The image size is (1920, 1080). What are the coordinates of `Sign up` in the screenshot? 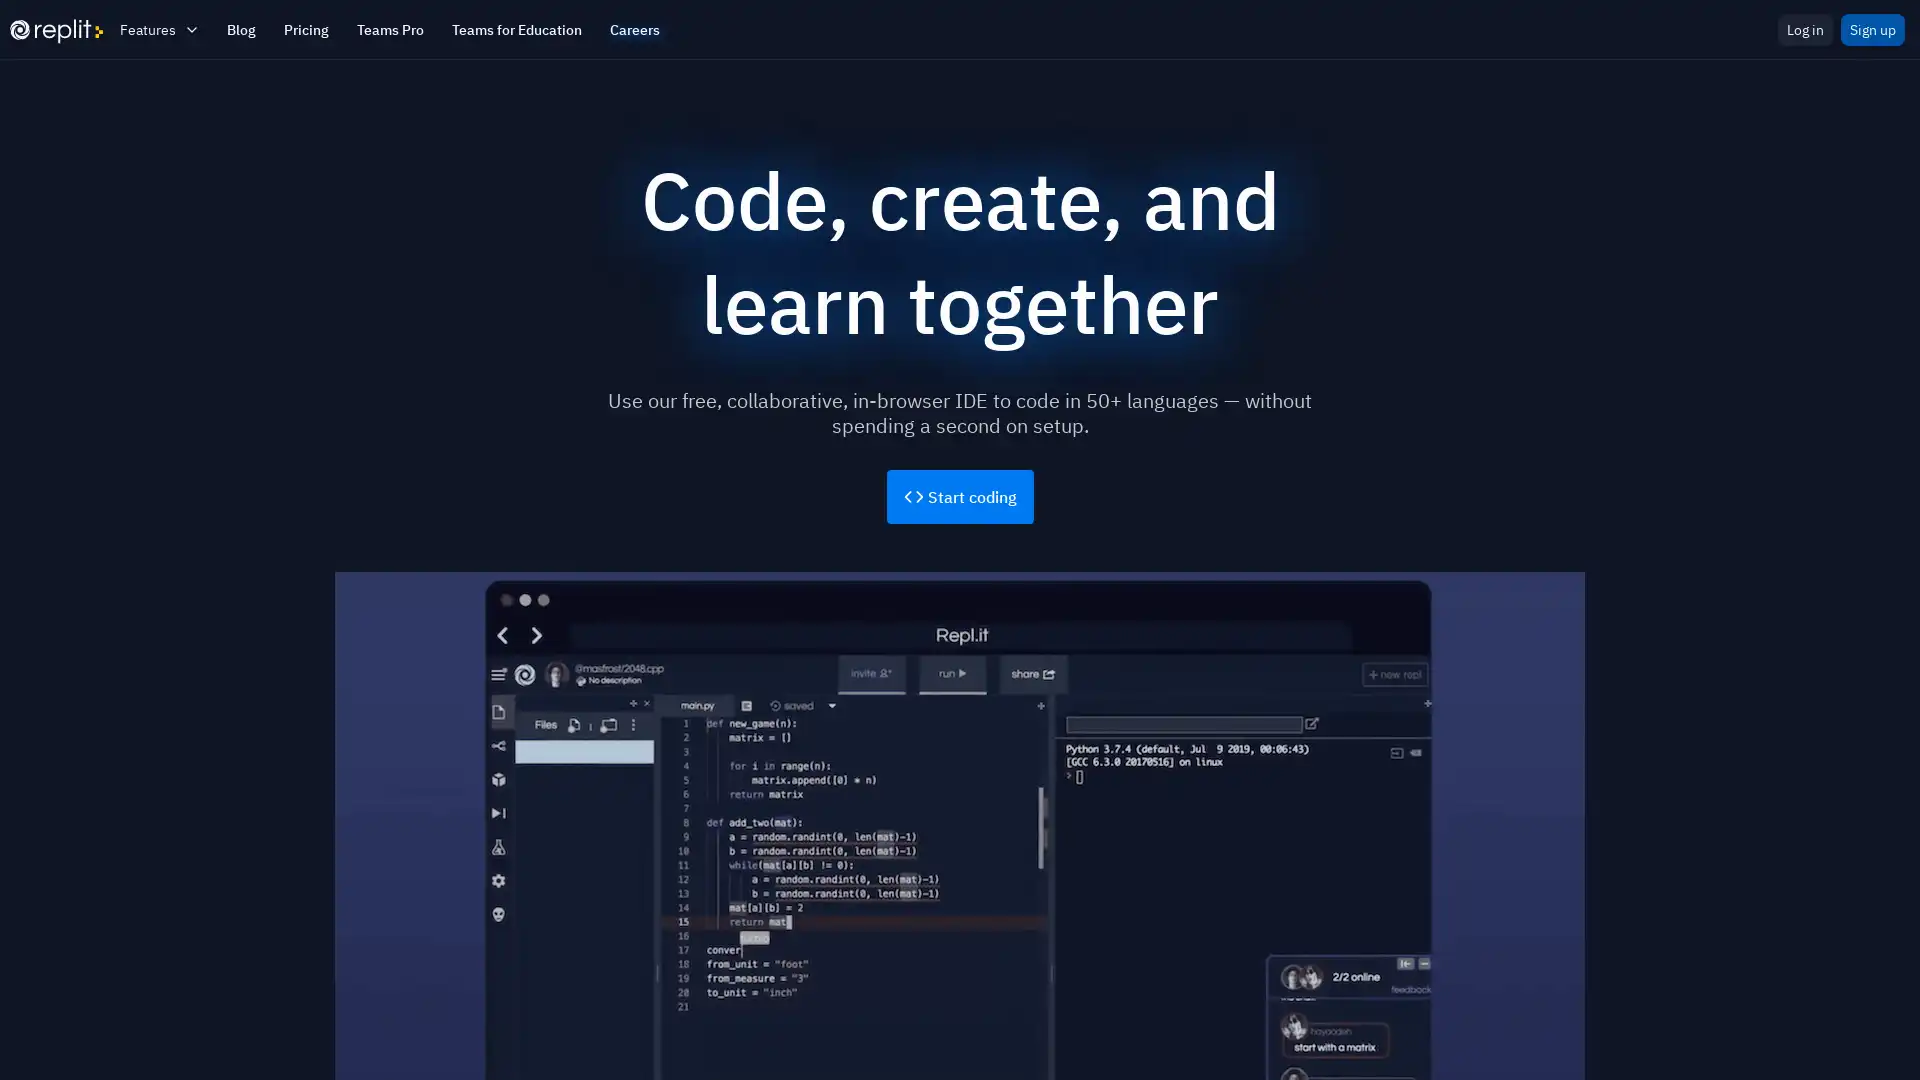 It's located at (1871, 30).